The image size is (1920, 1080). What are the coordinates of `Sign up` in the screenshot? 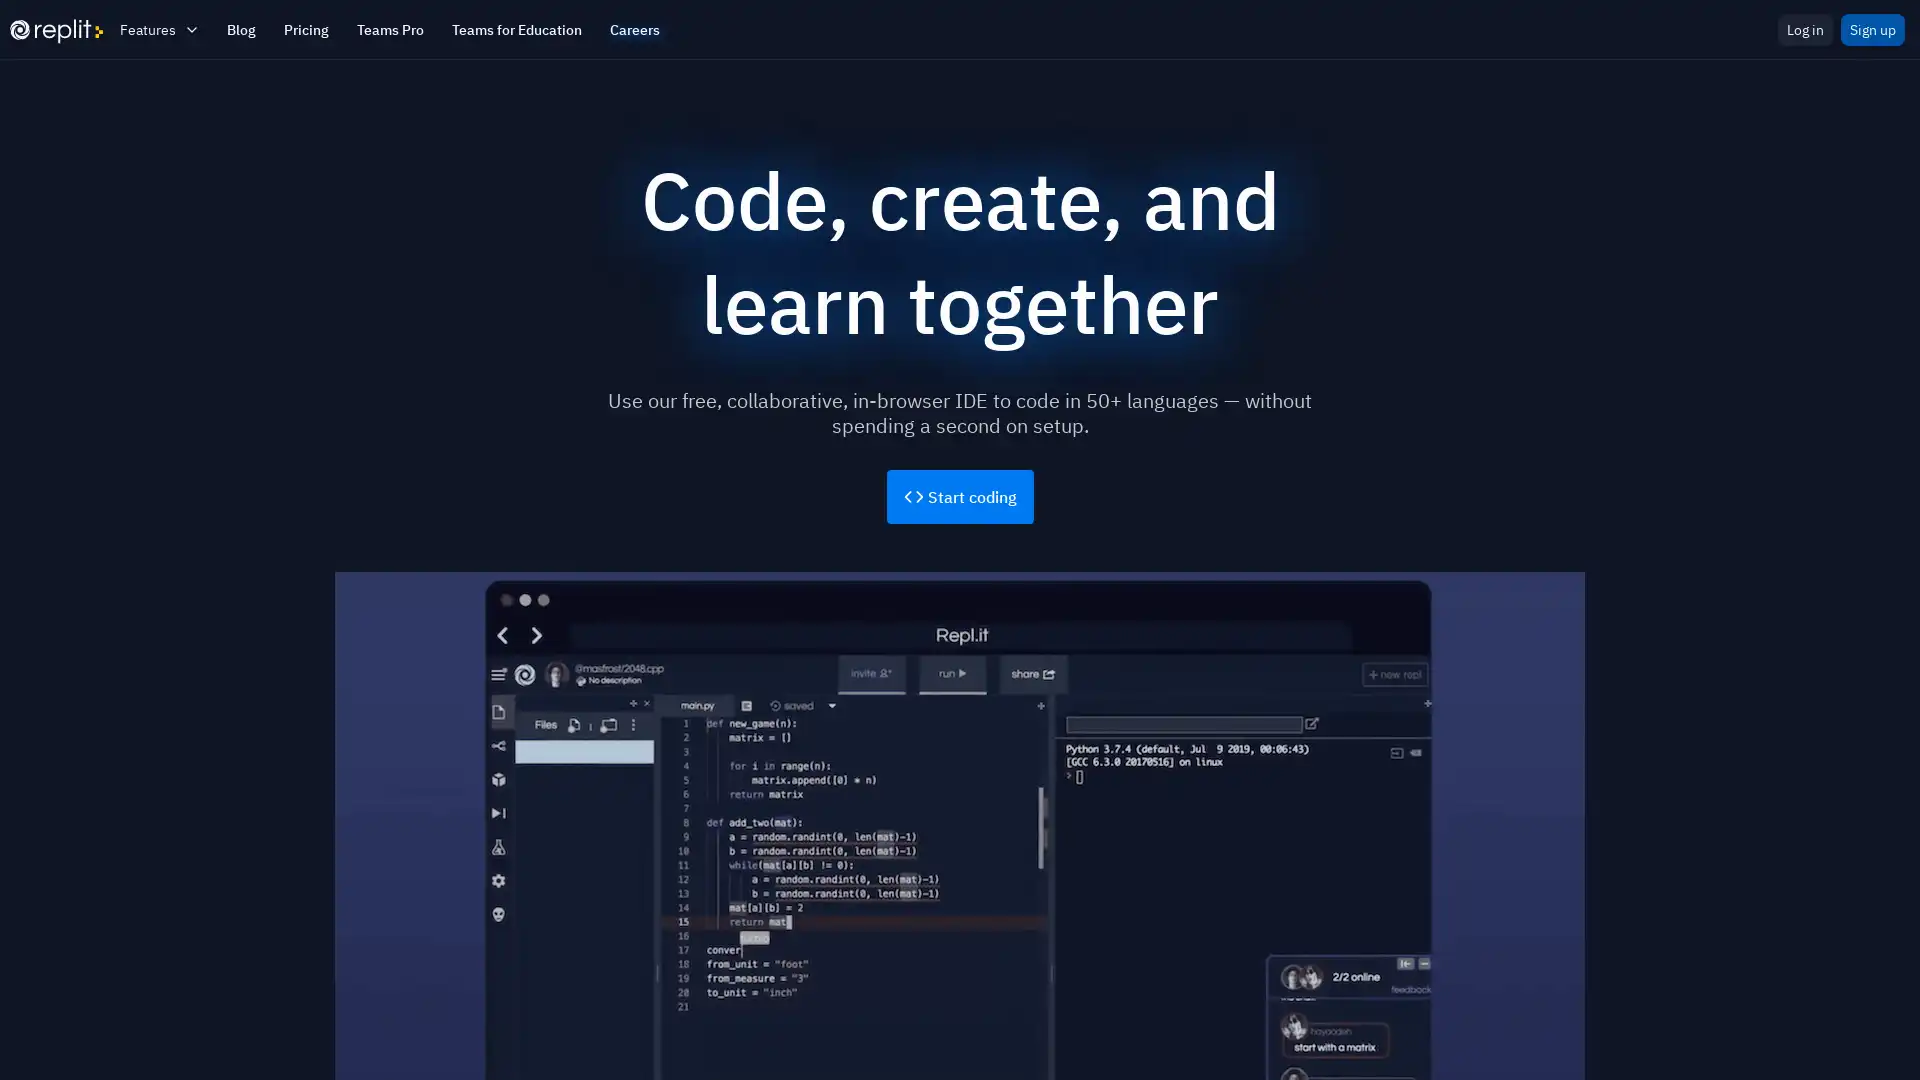 It's located at (1871, 30).